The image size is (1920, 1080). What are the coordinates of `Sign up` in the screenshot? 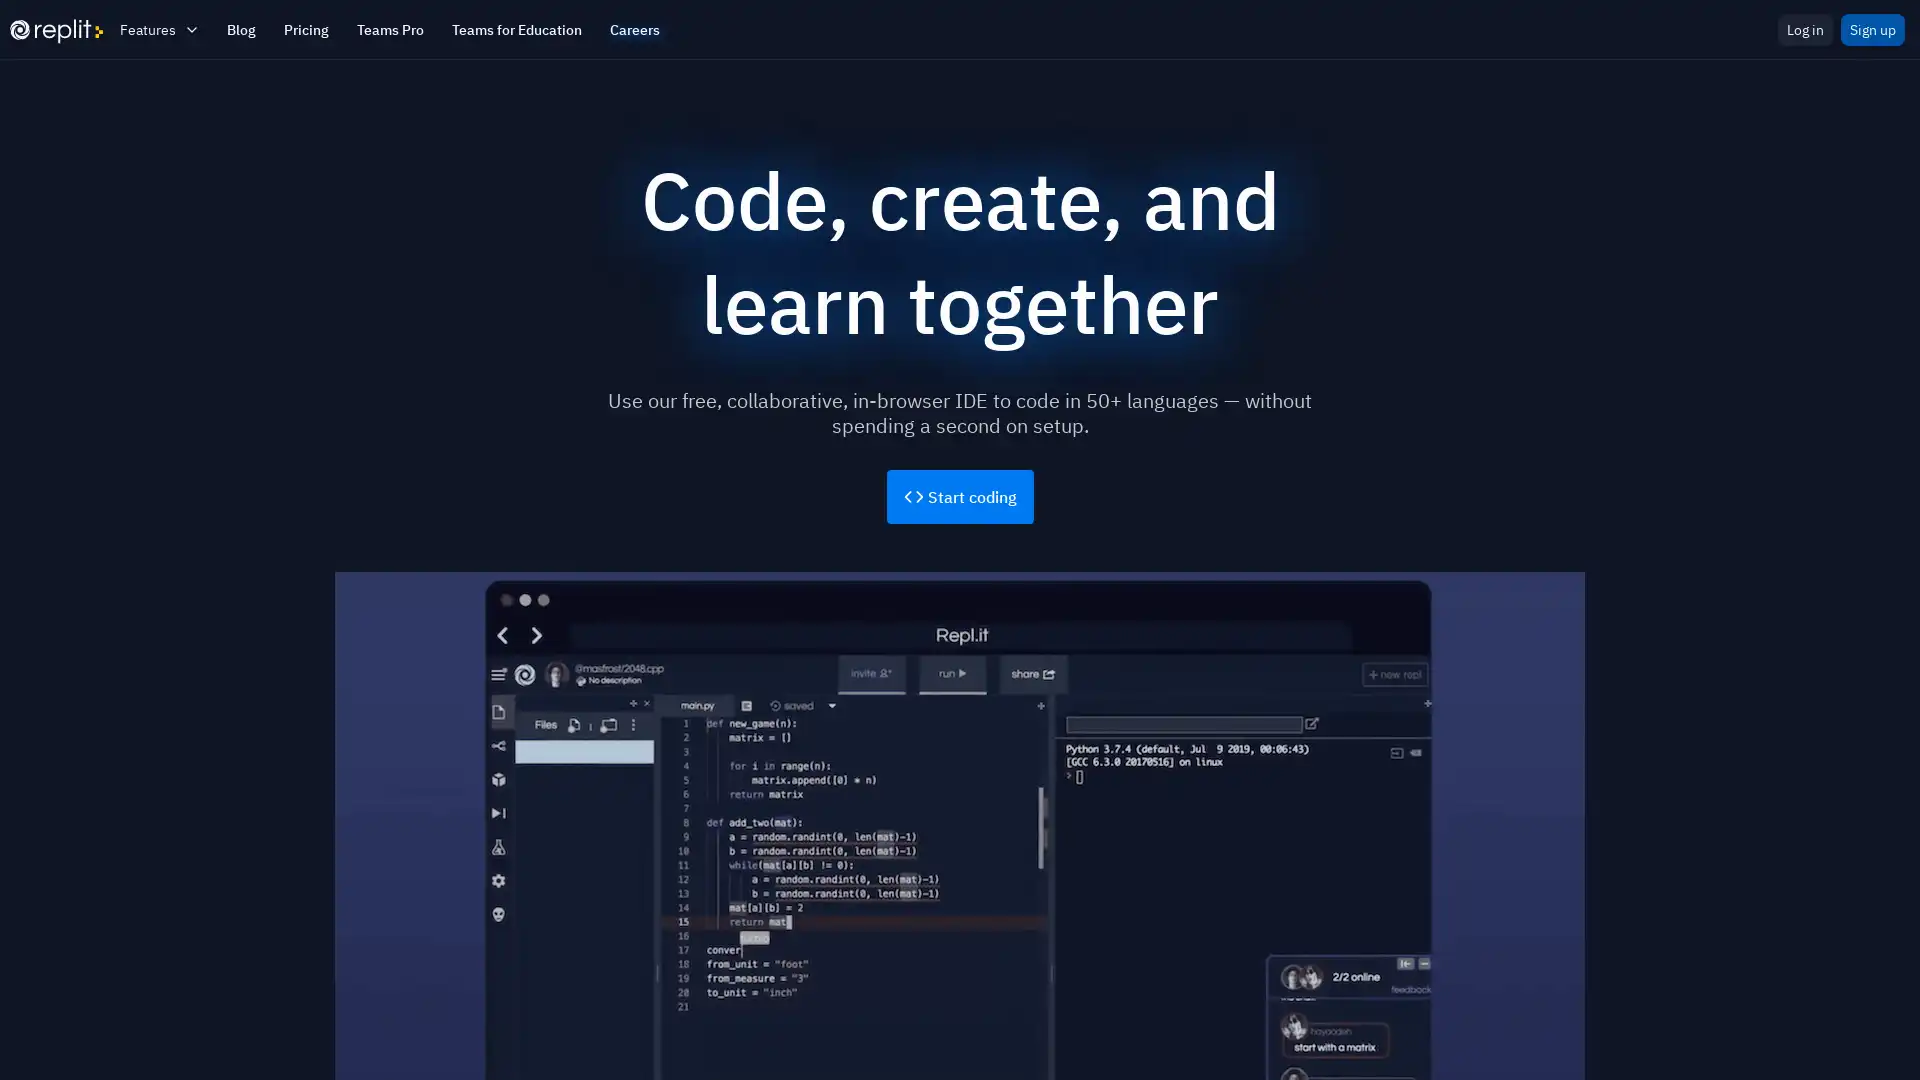 It's located at (1871, 30).